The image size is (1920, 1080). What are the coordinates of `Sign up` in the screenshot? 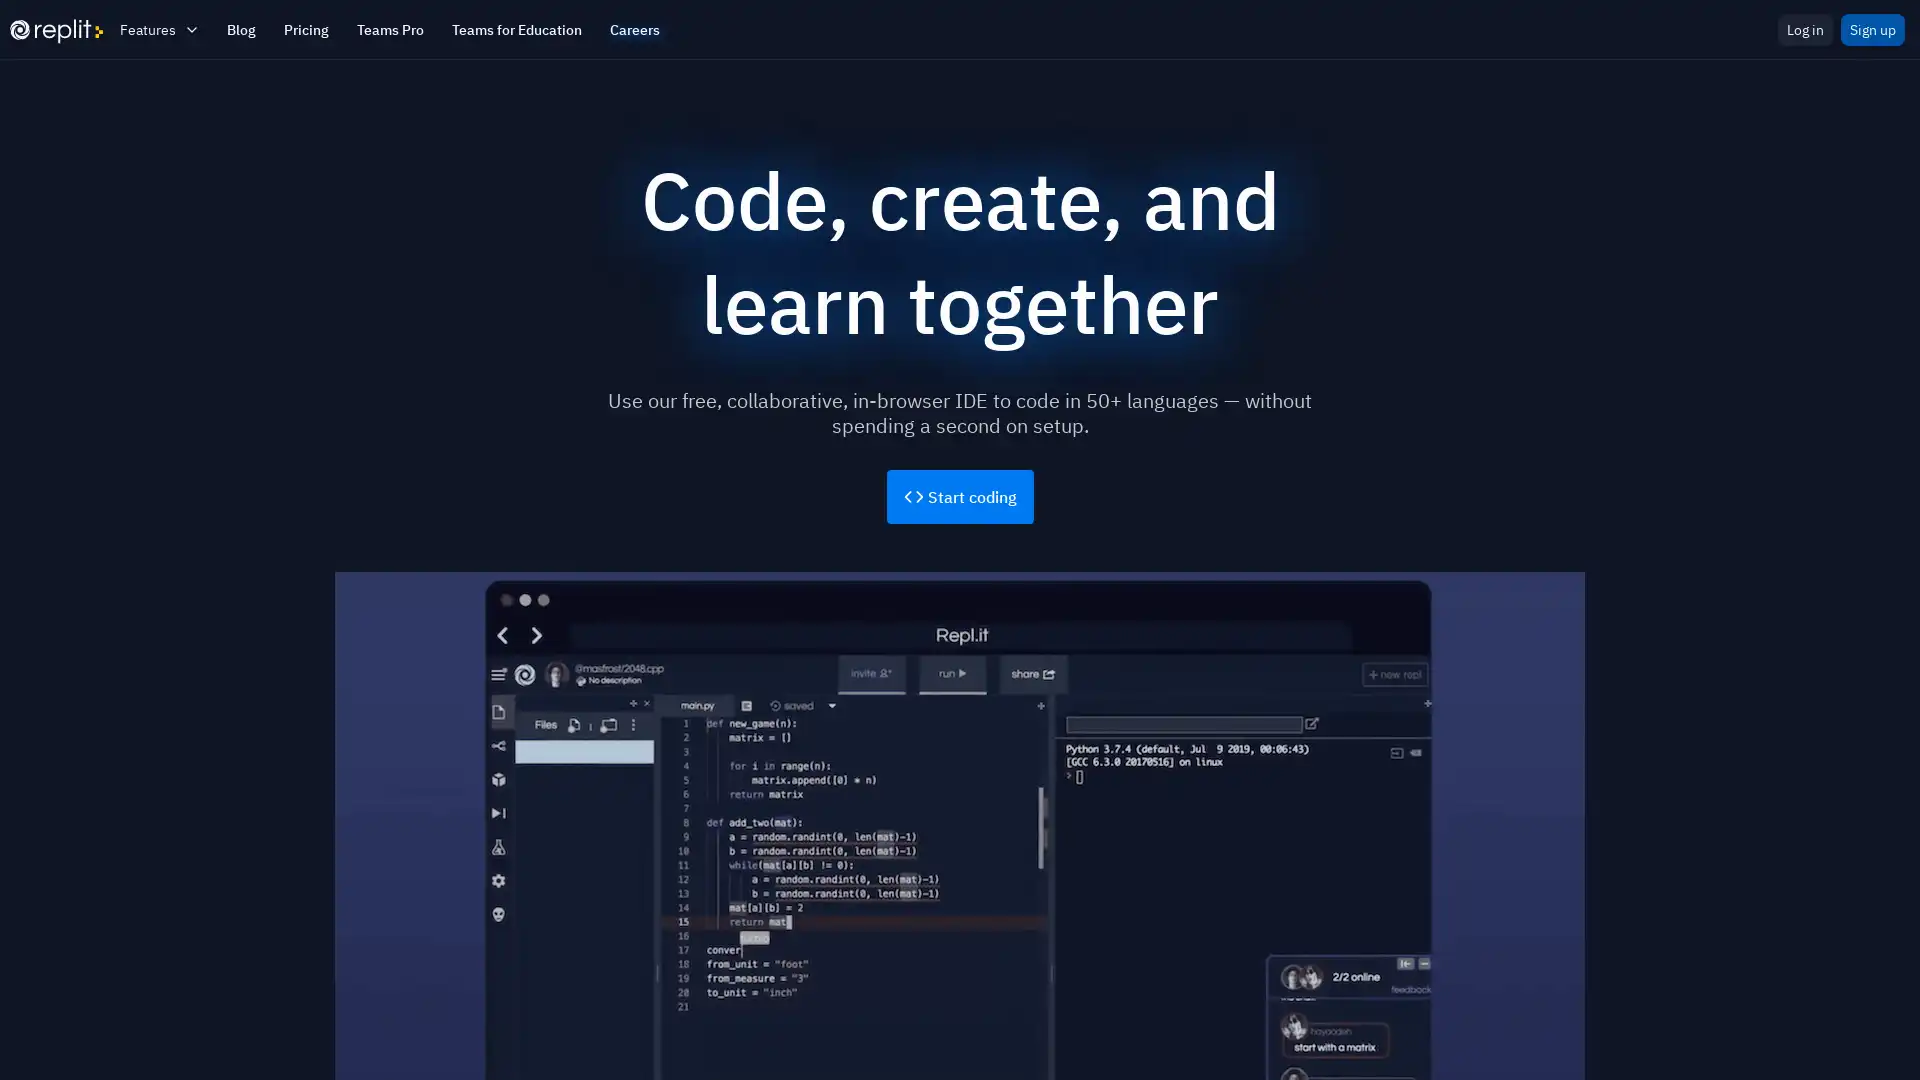 It's located at (1871, 30).